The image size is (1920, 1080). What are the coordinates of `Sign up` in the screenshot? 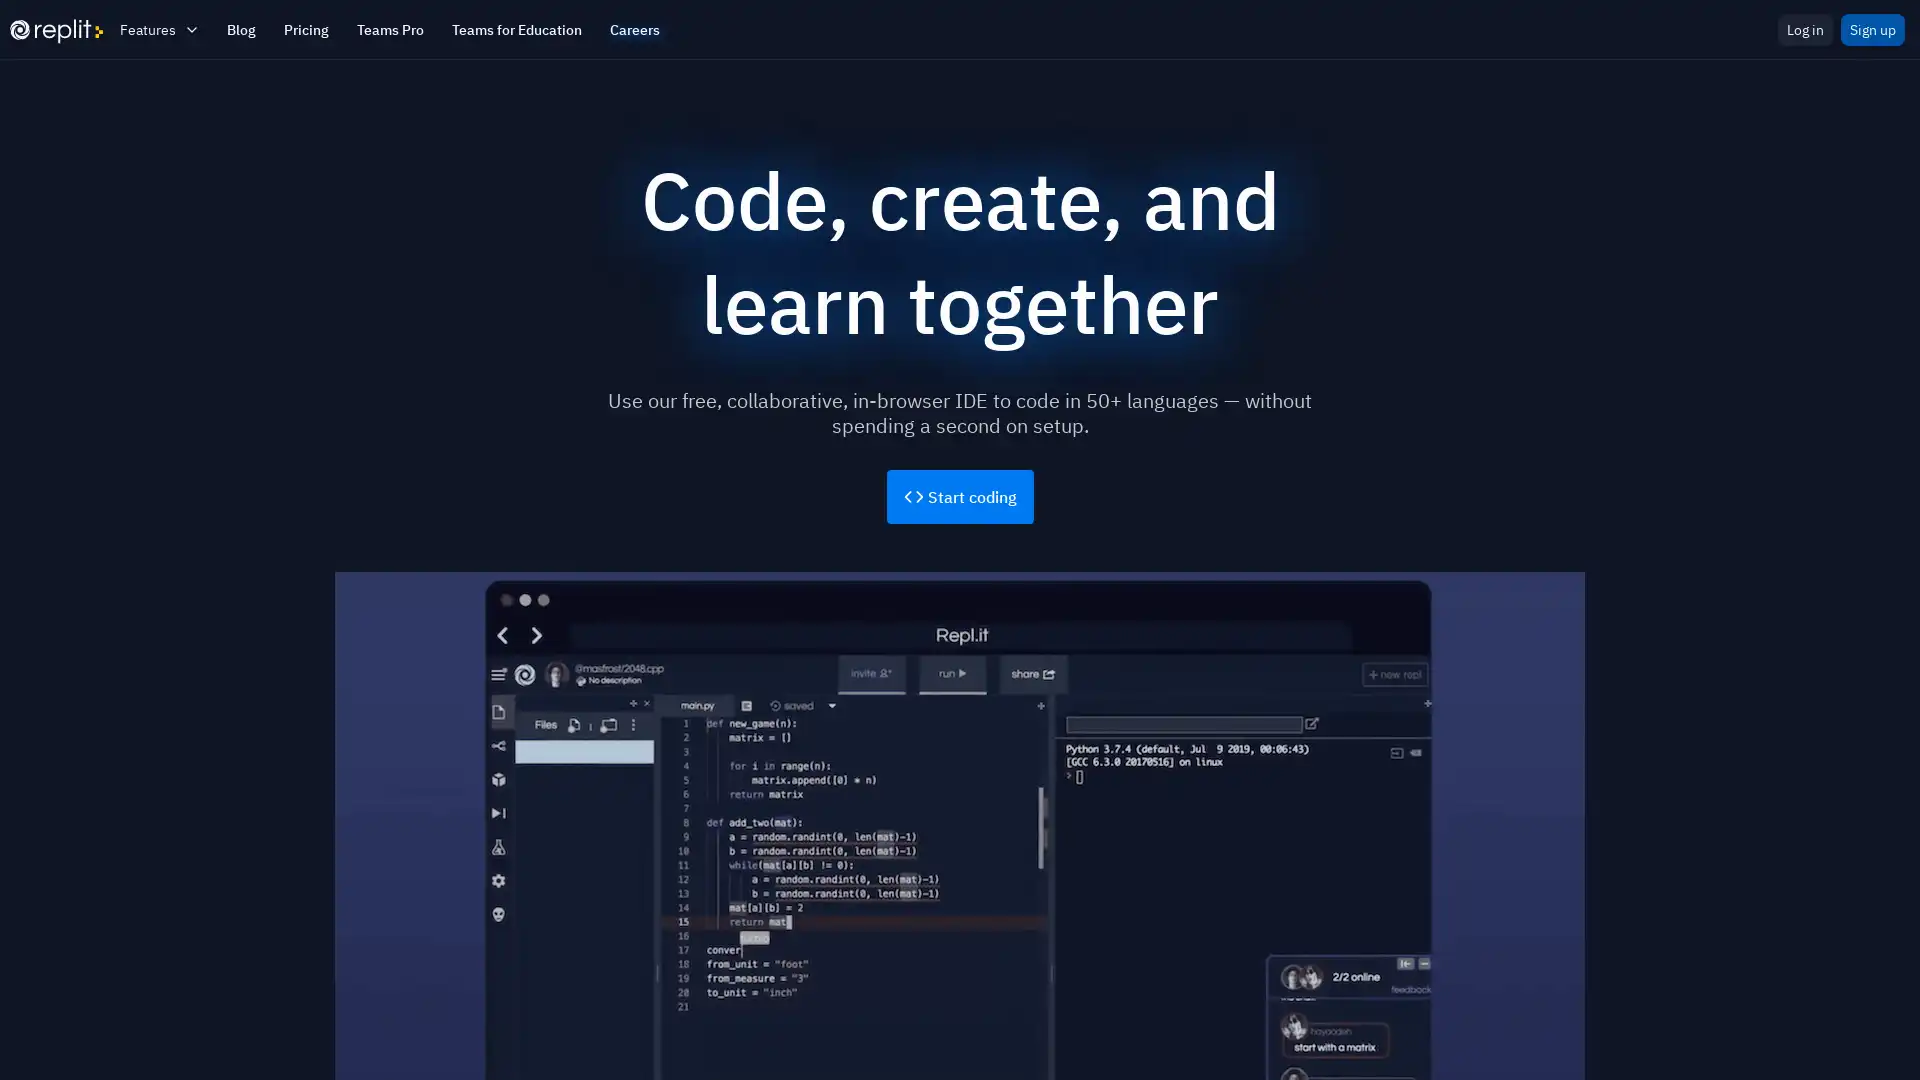 It's located at (1871, 30).